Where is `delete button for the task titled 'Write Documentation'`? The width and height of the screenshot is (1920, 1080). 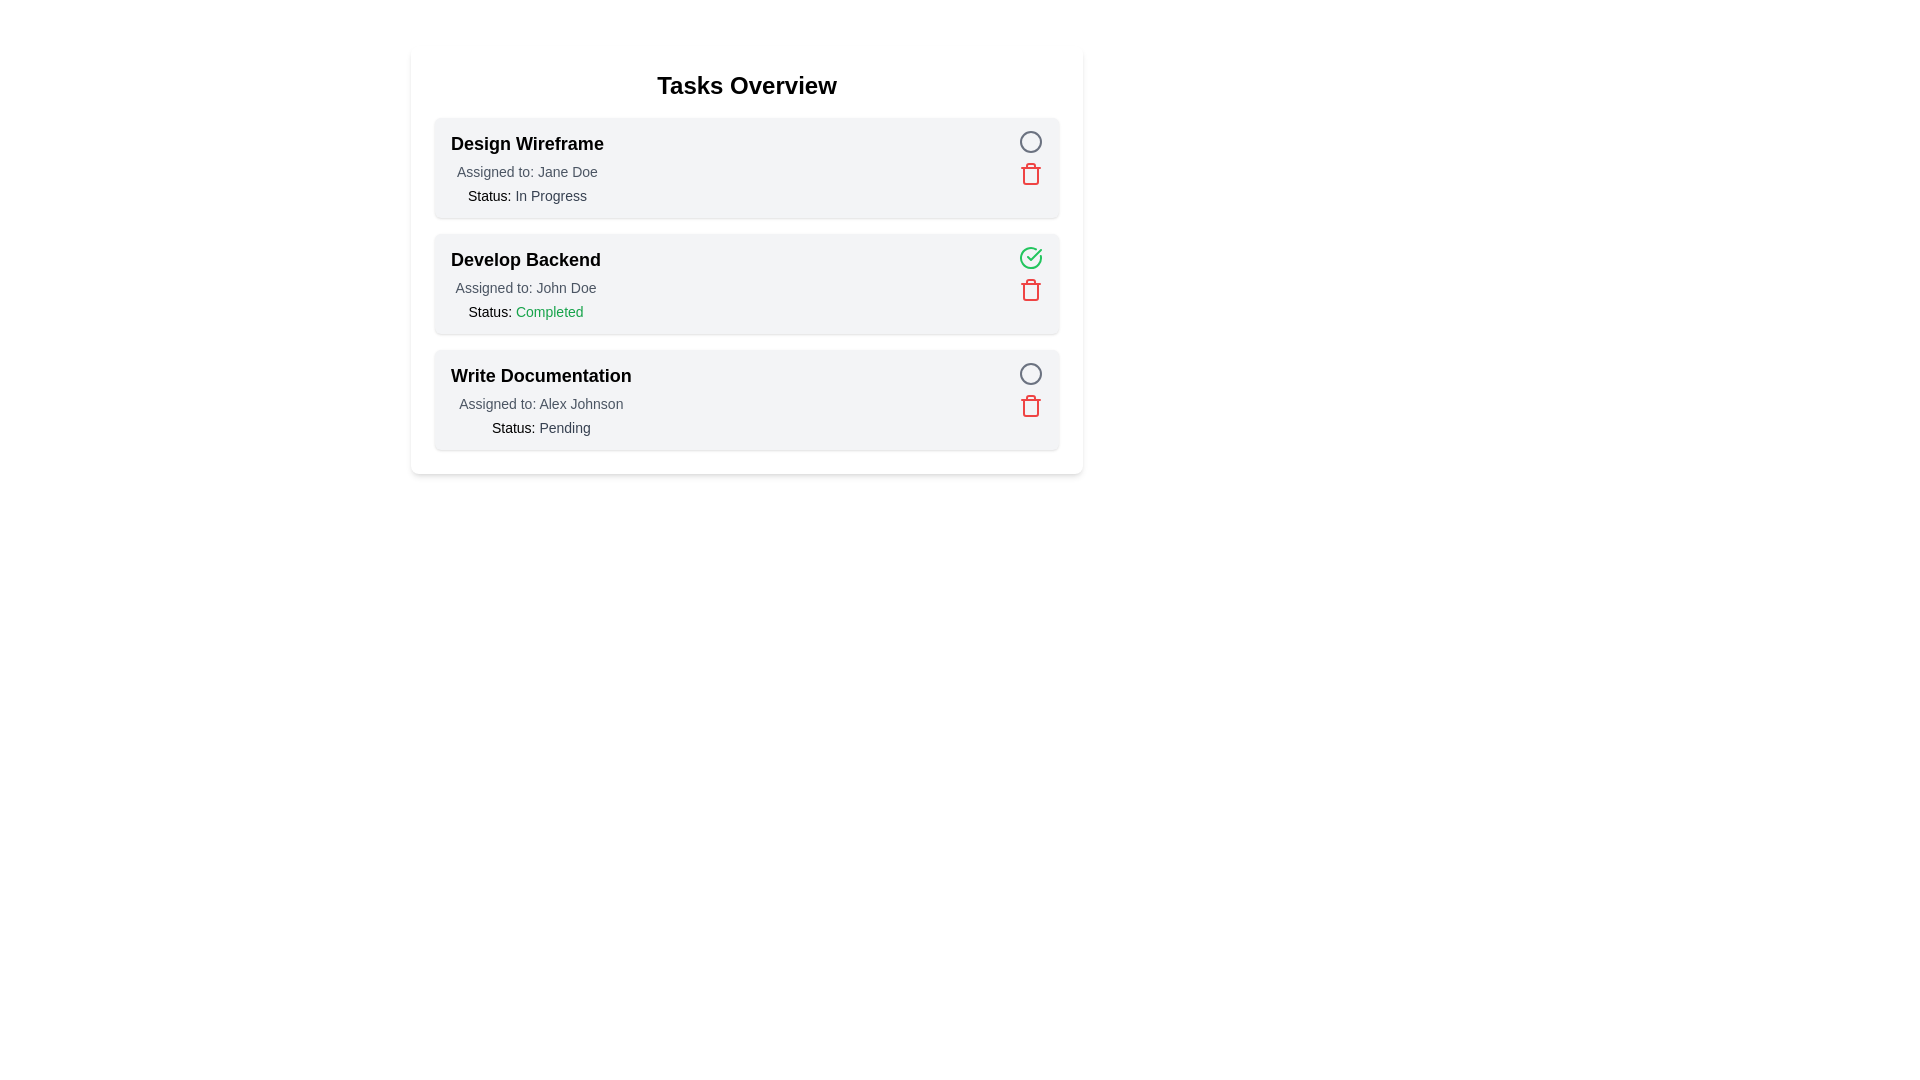
delete button for the task titled 'Write Documentation' is located at coordinates (1031, 405).